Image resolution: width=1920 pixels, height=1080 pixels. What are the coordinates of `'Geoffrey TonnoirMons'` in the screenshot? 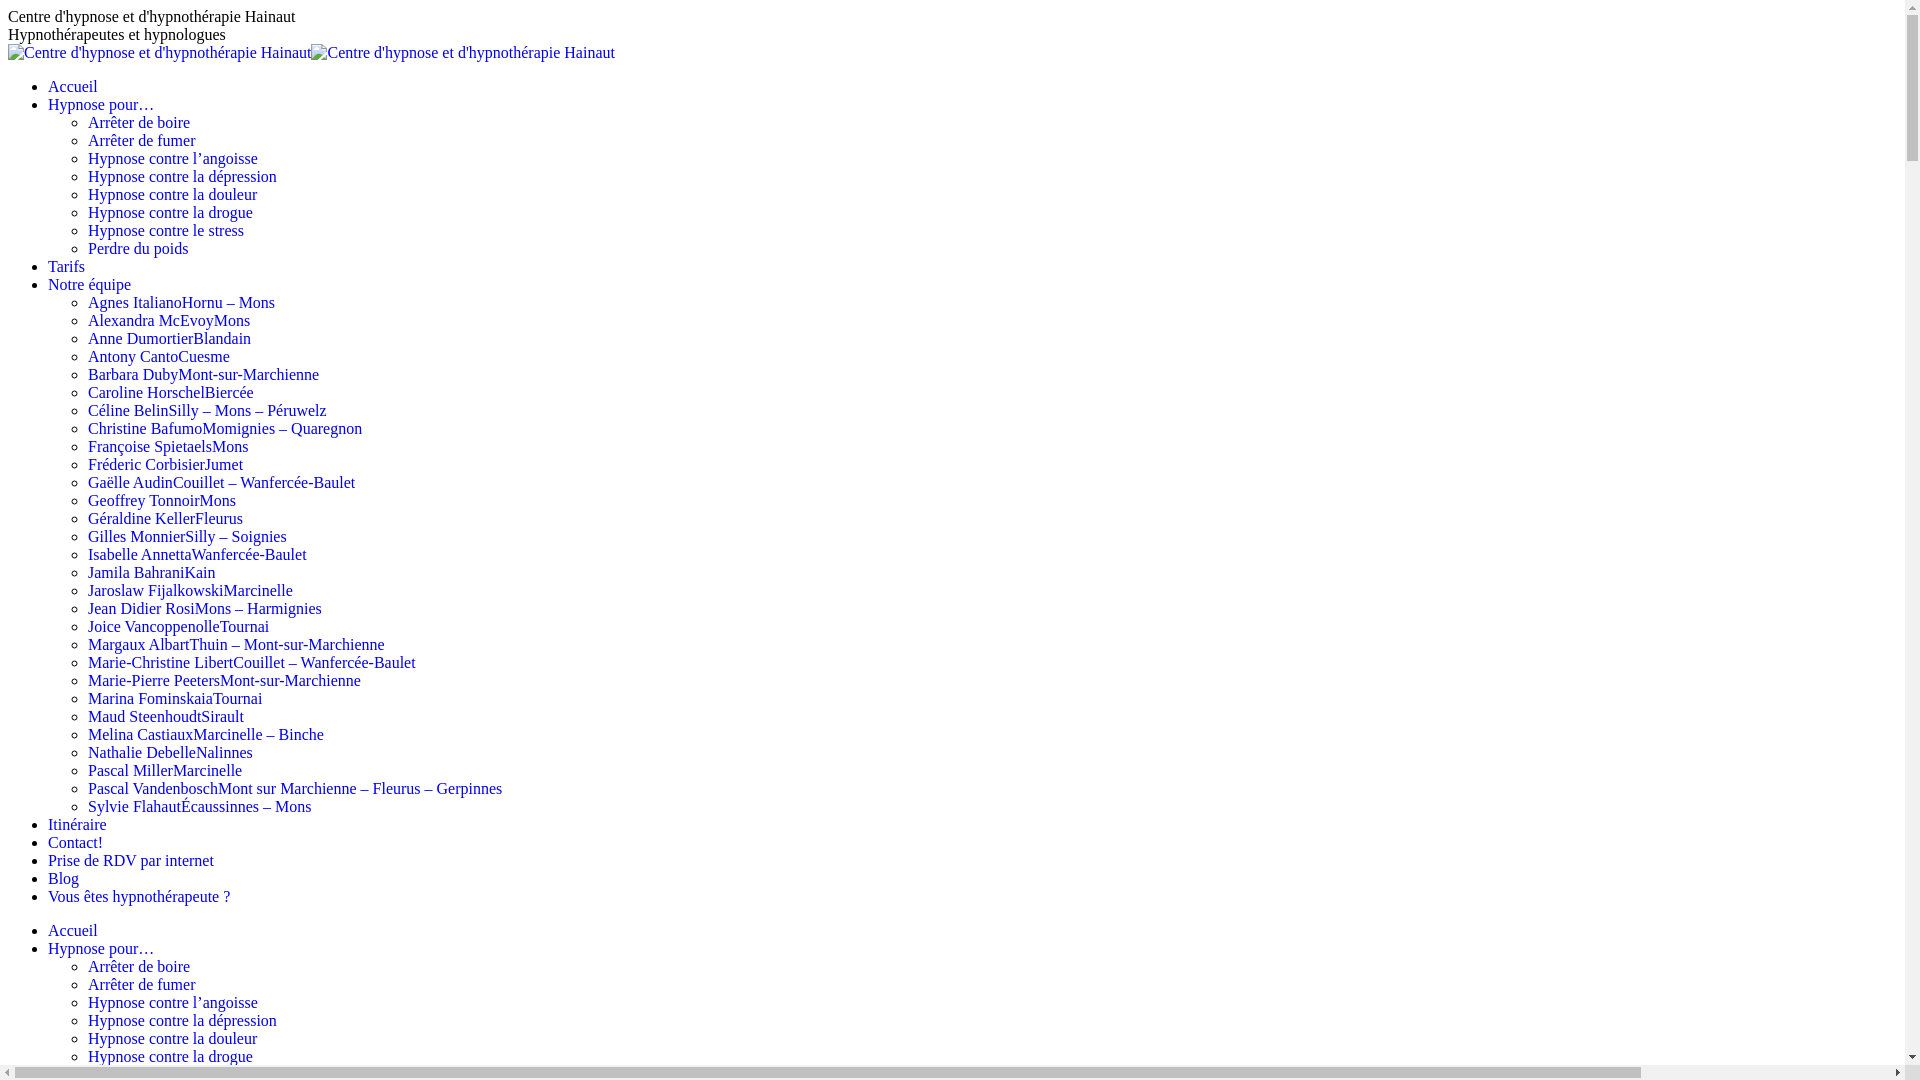 It's located at (162, 499).